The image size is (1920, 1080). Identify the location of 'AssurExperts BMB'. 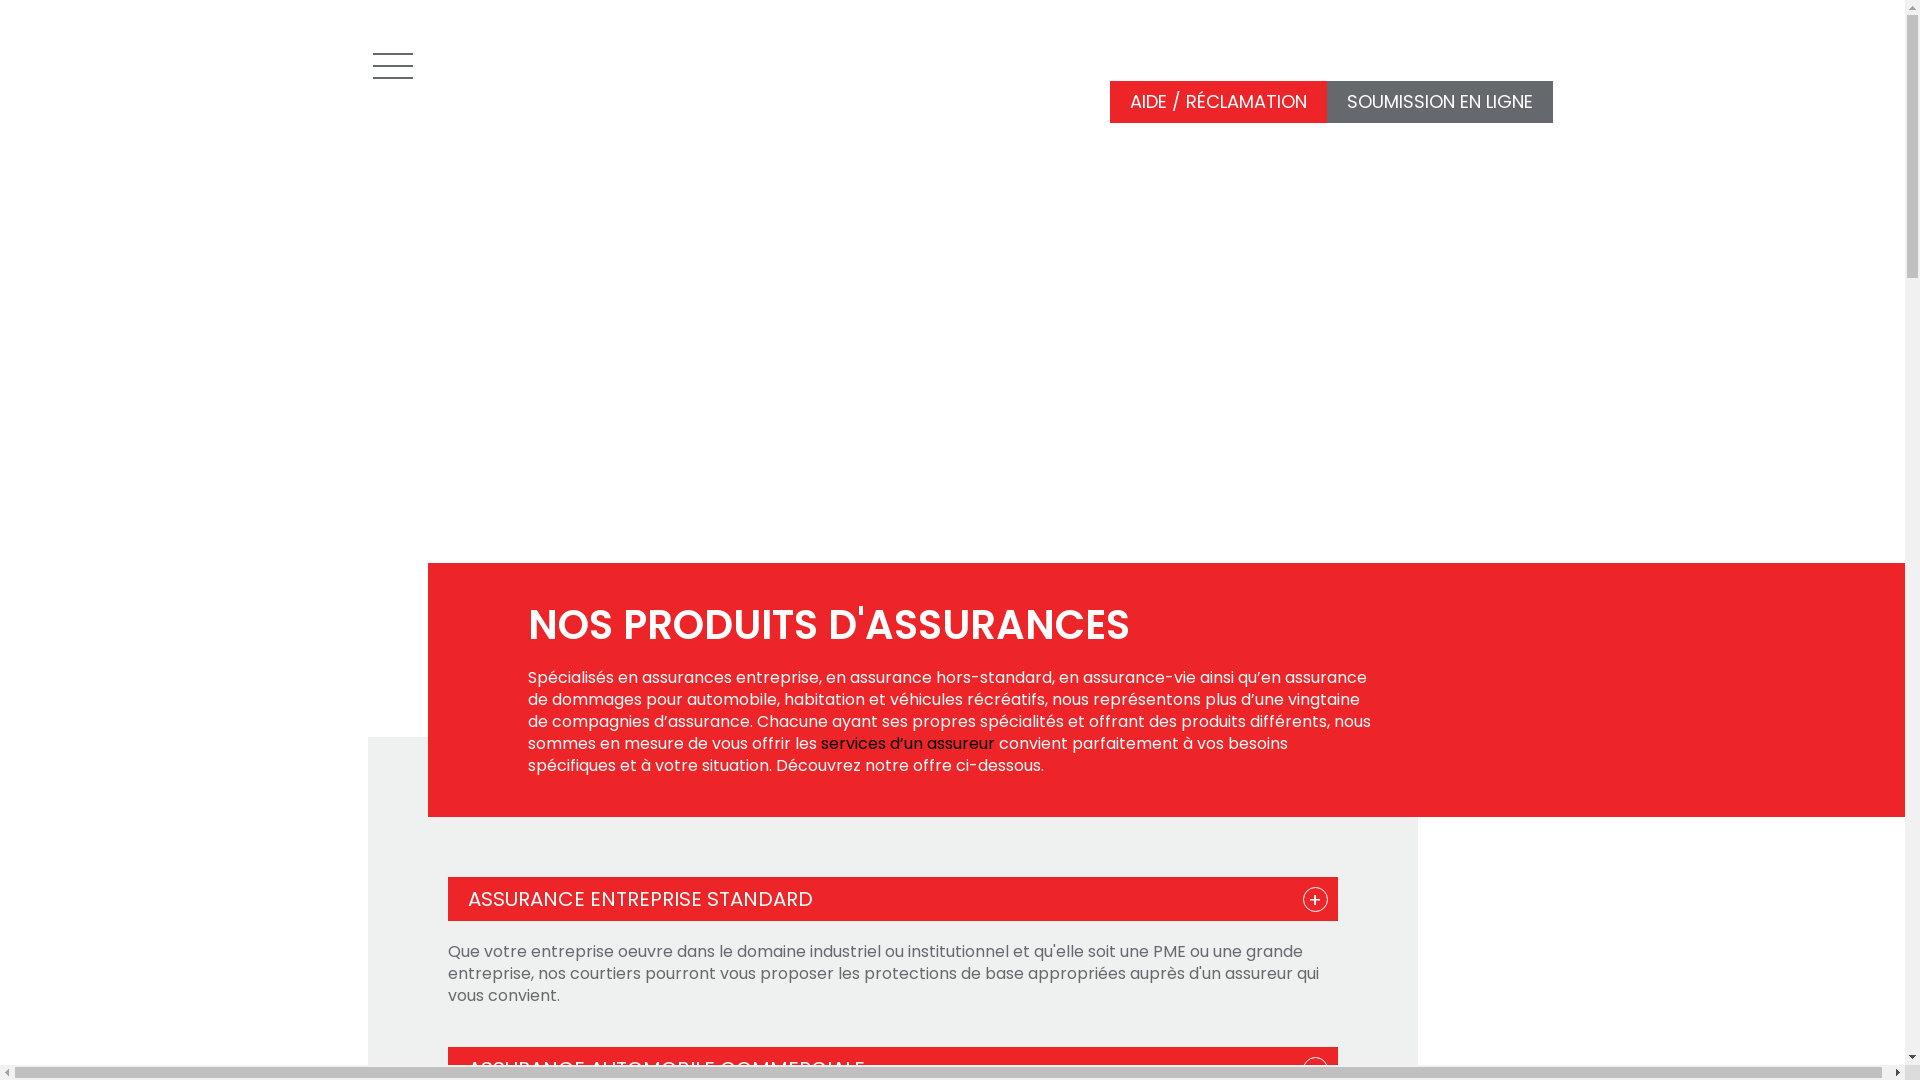
(532, 59).